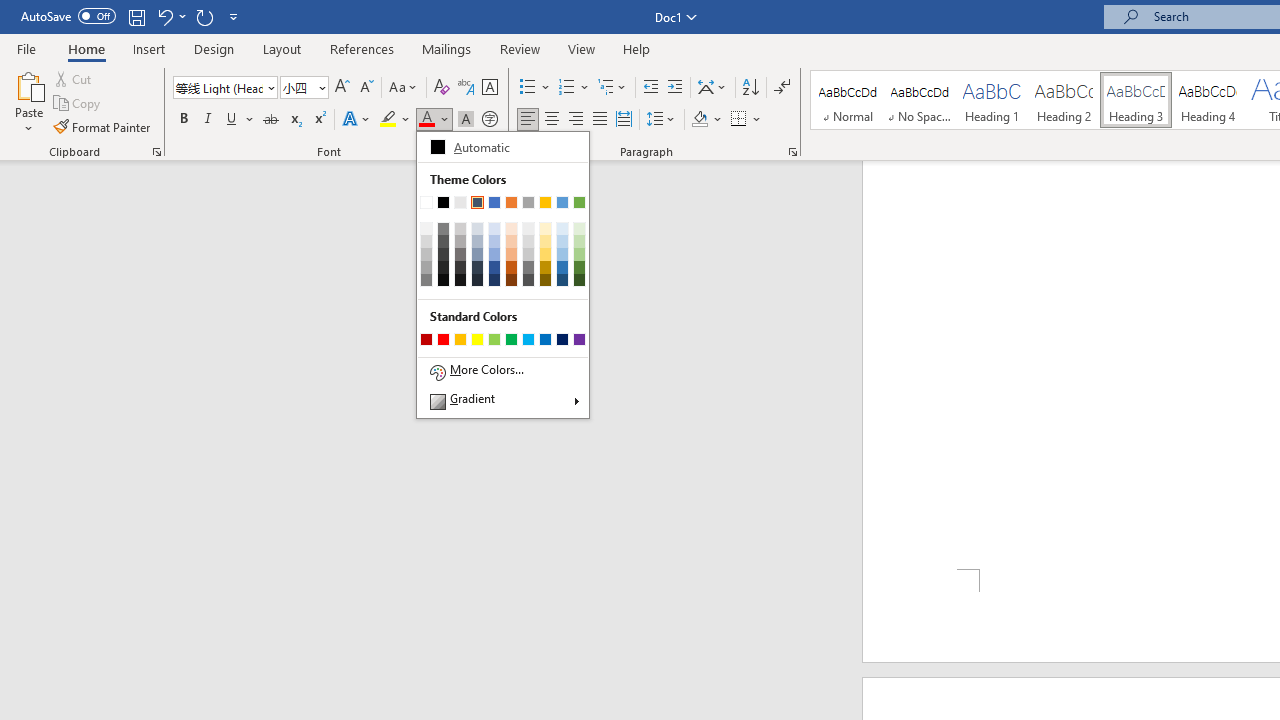 The width and height of the screenshot is (1280, 720). I want to click on 'Bold', so click(183, 119).